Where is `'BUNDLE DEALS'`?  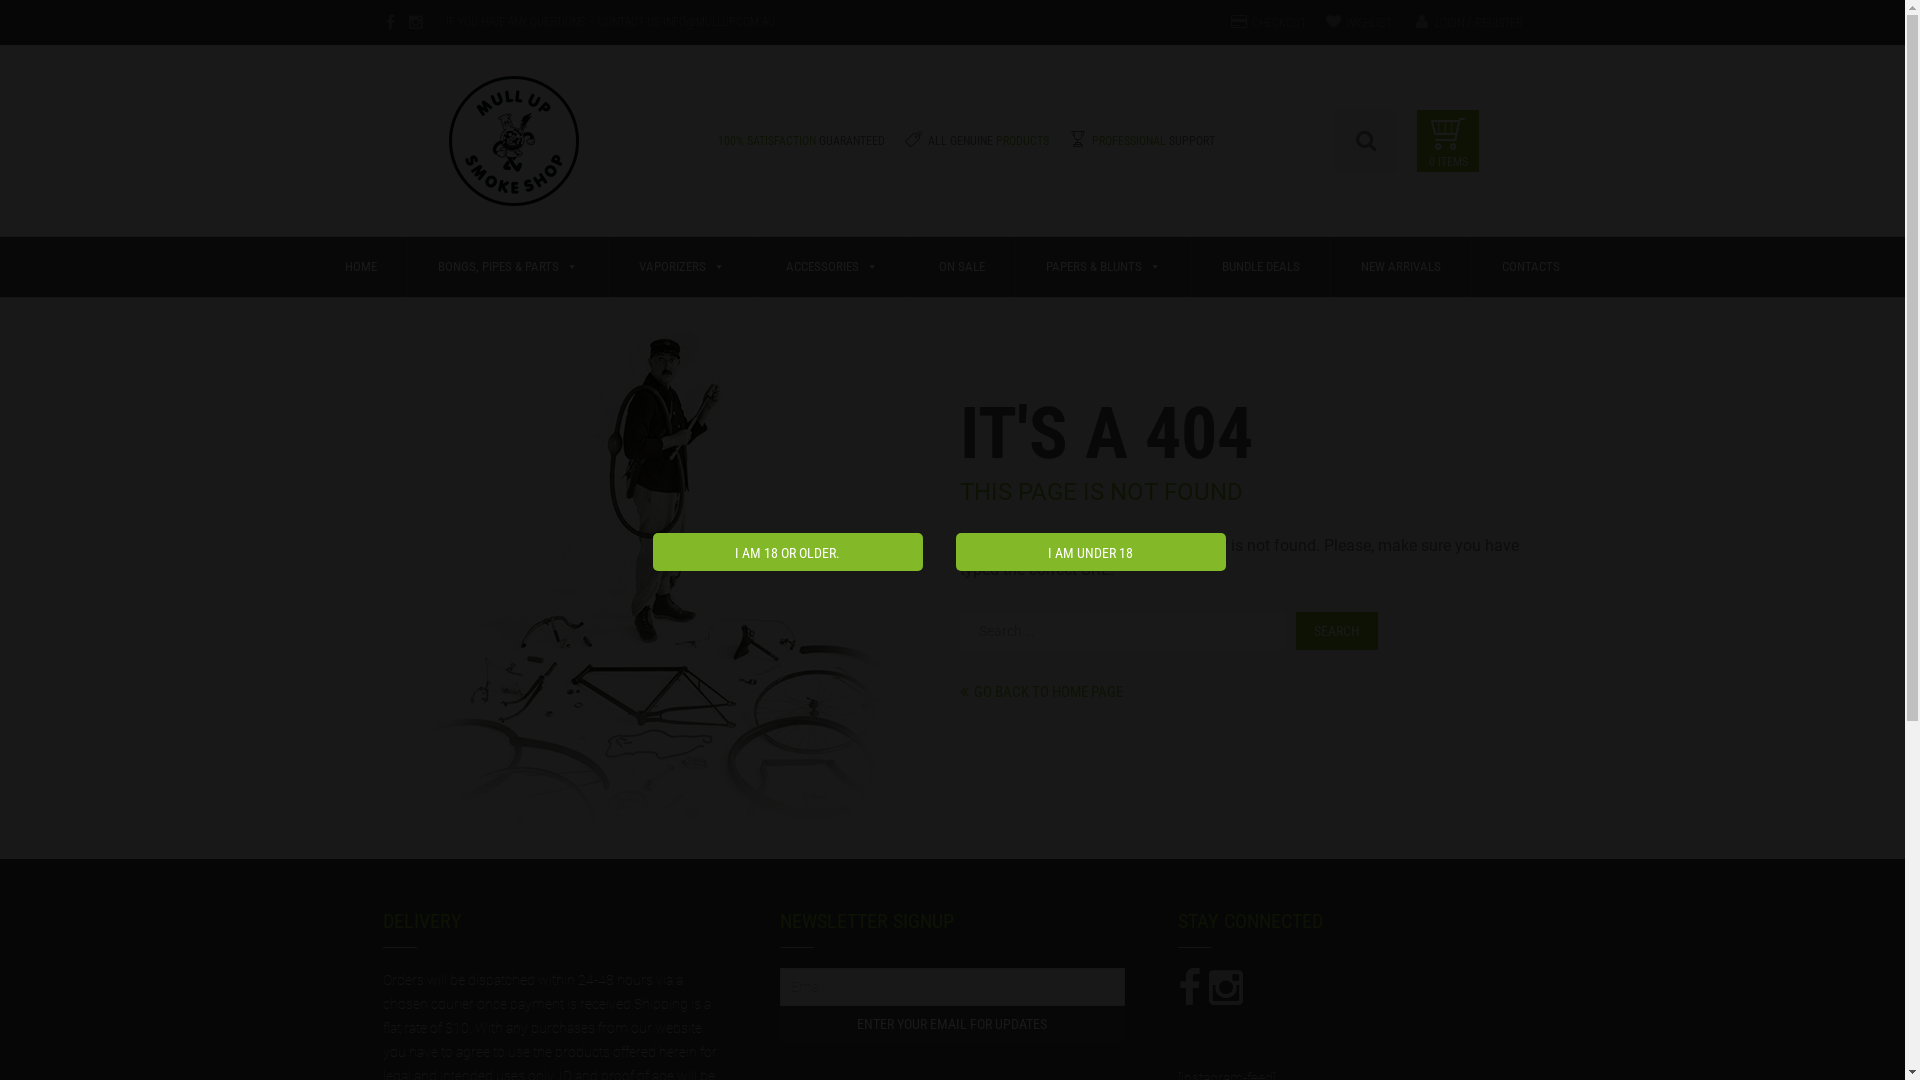 'BUNDLE DEALS' is located at coordinates (1260, 265).